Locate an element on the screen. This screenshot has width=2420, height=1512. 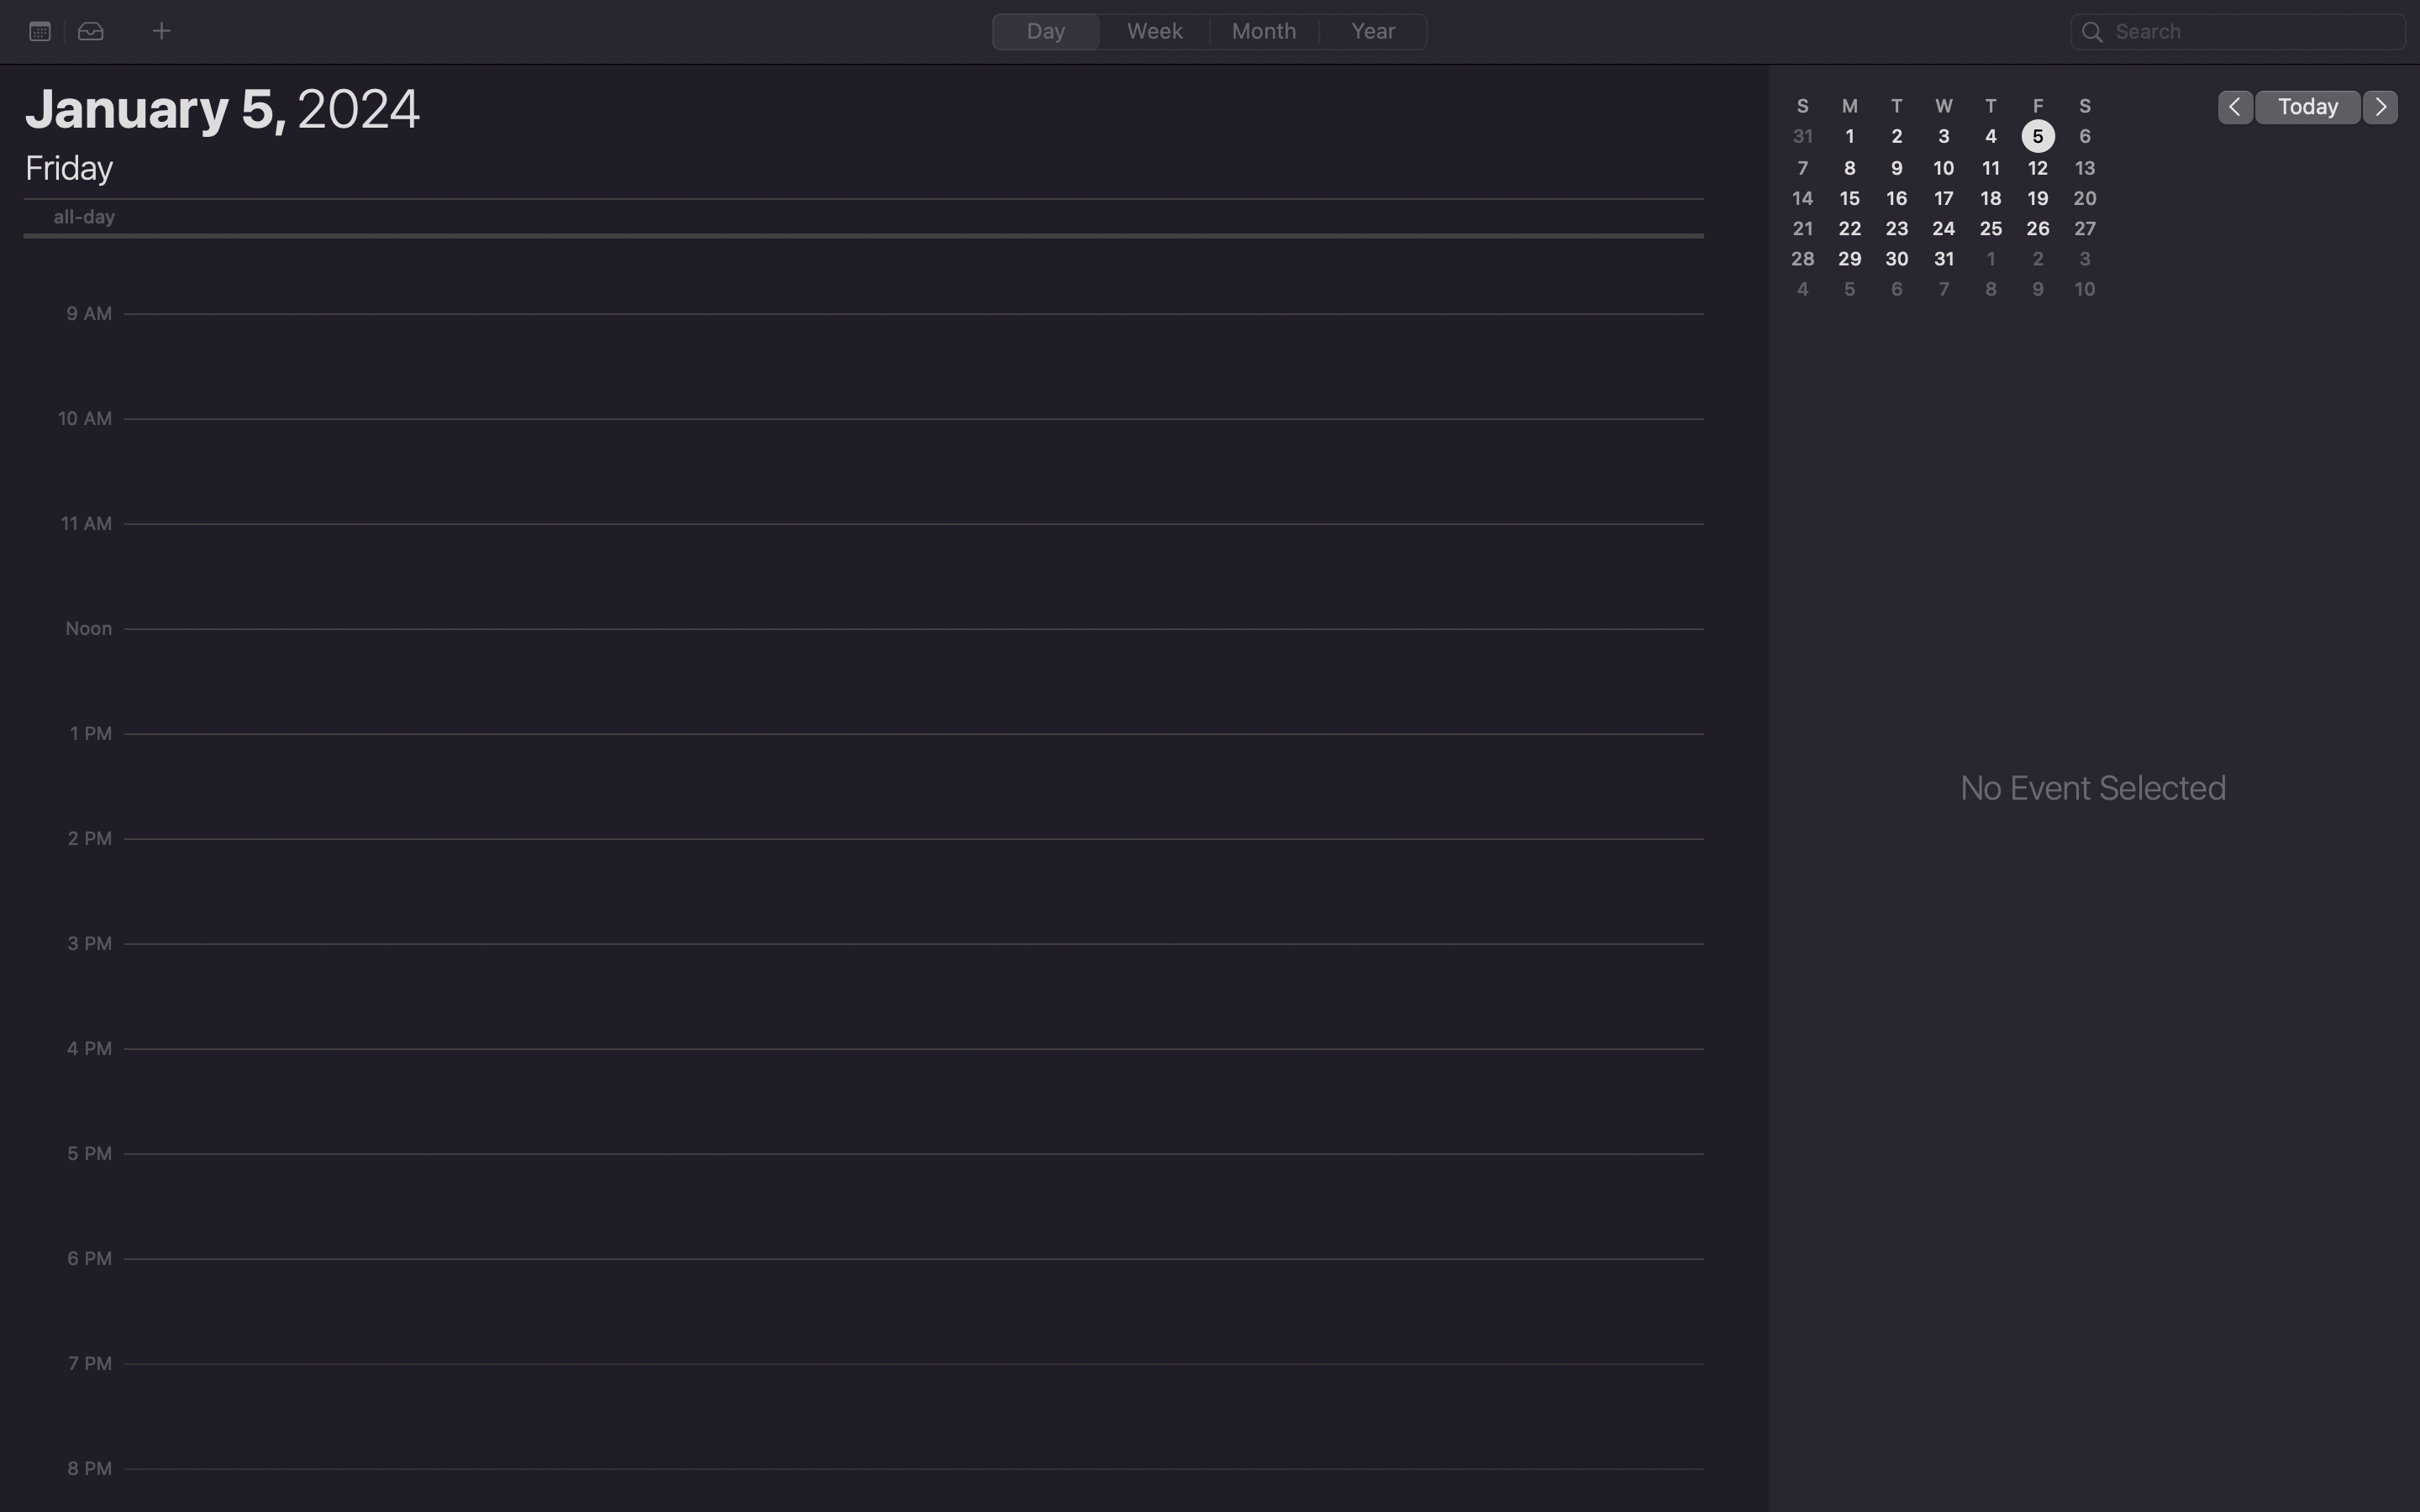
Activate the options settings is located at coordinates (39, 30).